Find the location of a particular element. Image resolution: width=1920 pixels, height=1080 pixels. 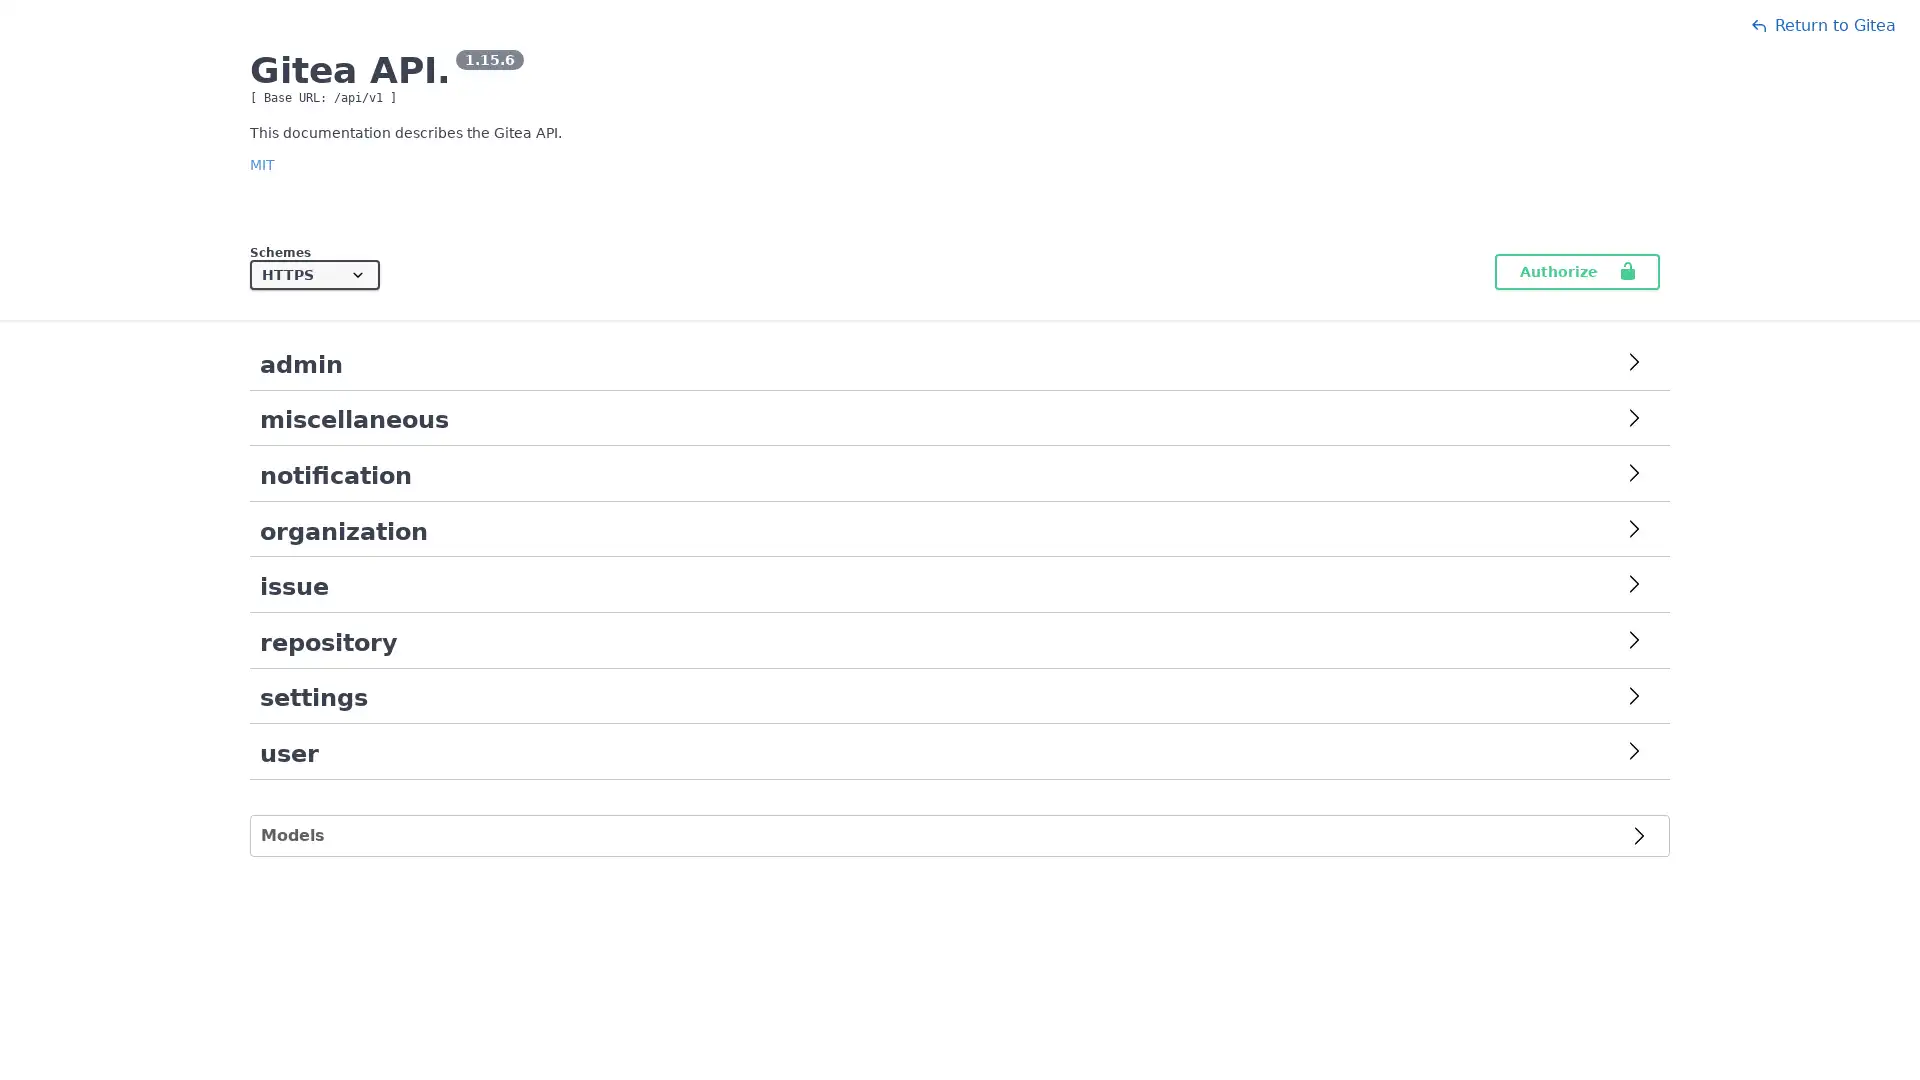

Expand operation is located at coordinates (1633, 641).